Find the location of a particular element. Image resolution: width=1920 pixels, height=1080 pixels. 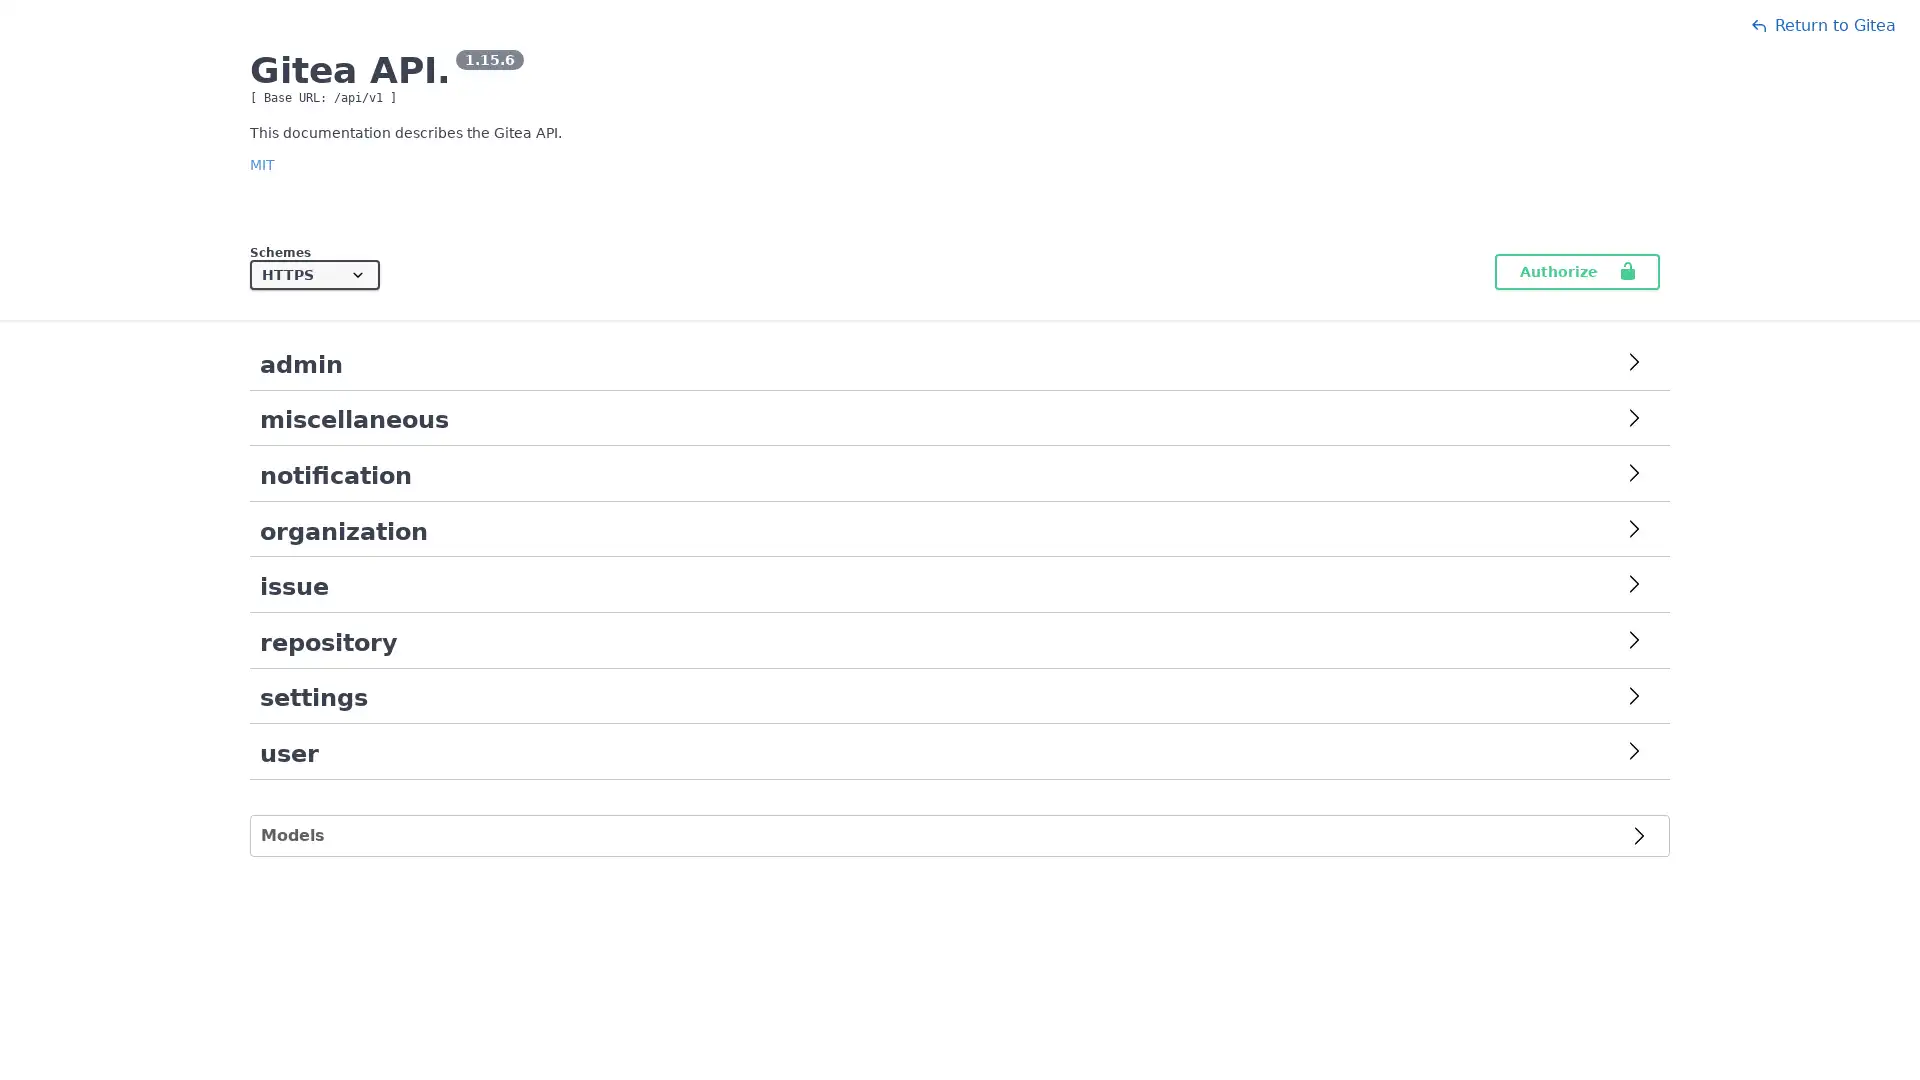

Expand operation is located at coordinates (1633, 641).